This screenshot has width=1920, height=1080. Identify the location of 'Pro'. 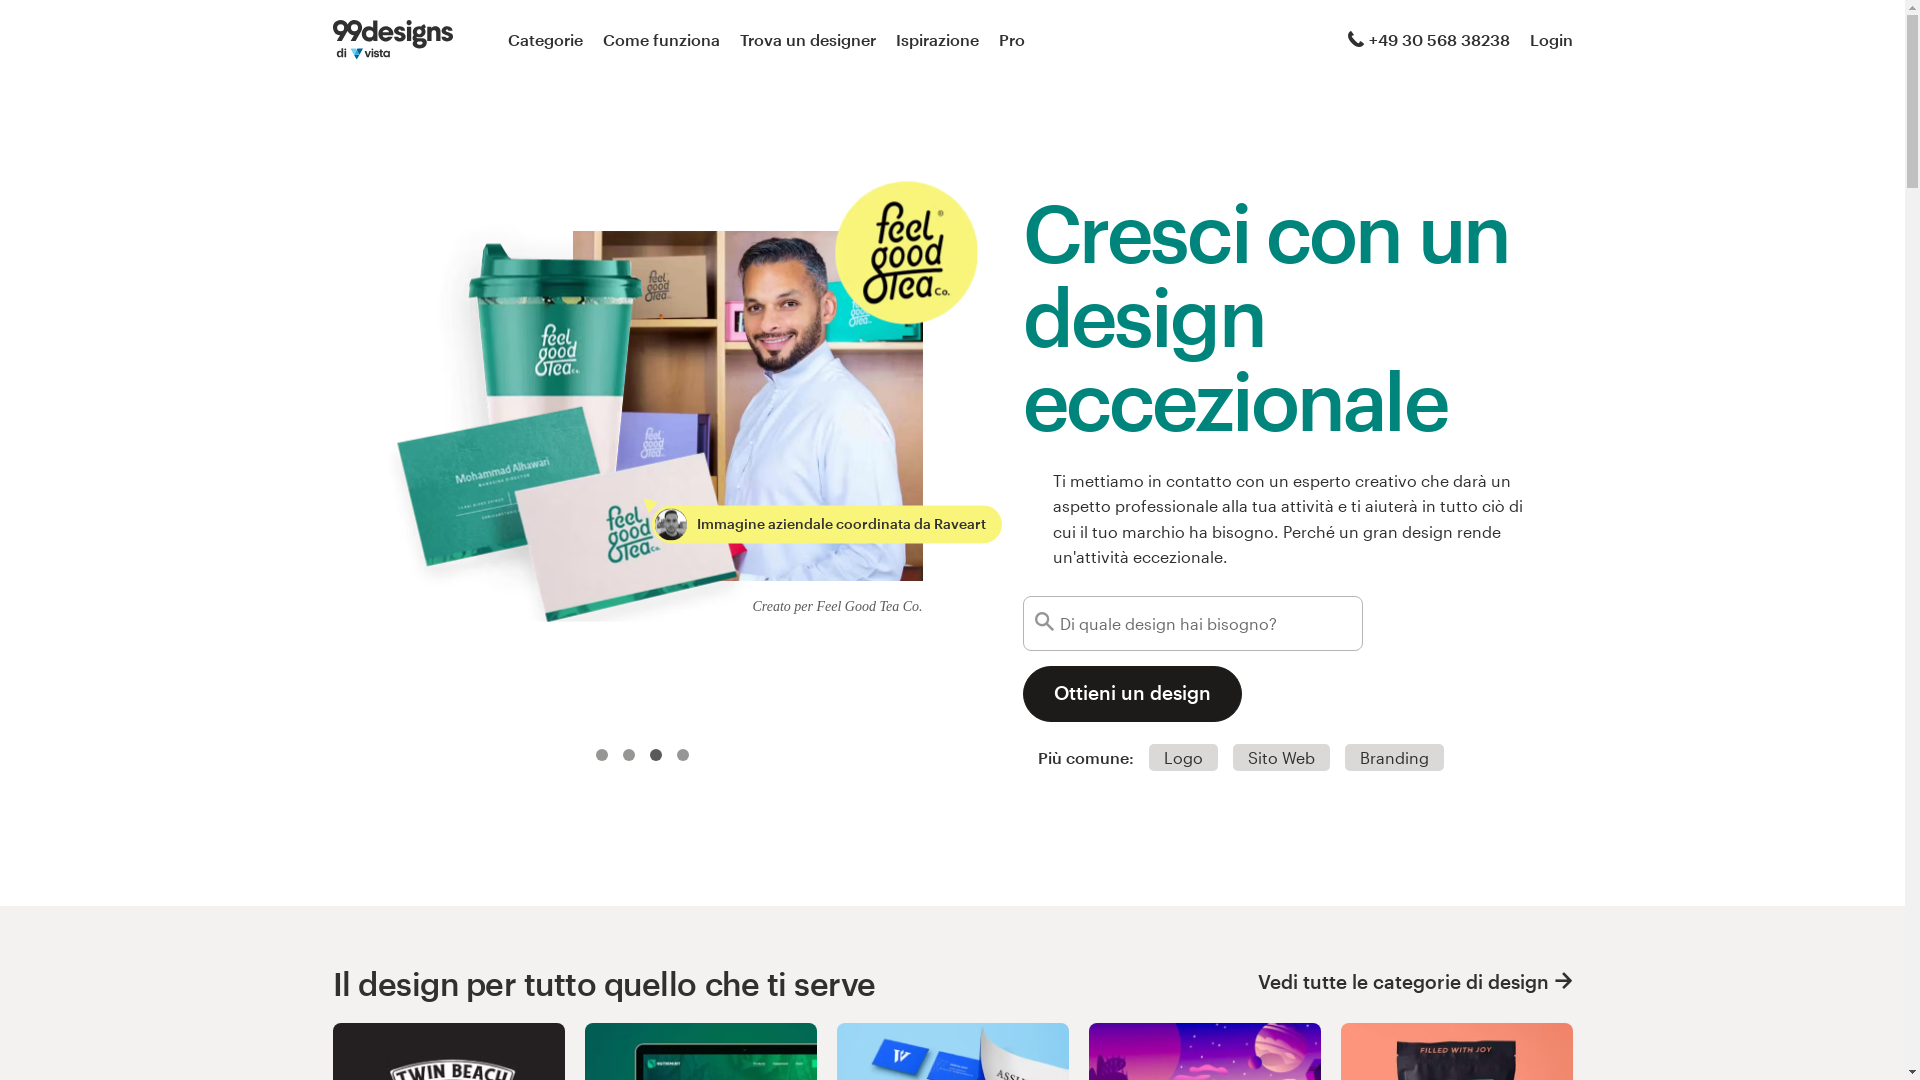
(1011, 39).